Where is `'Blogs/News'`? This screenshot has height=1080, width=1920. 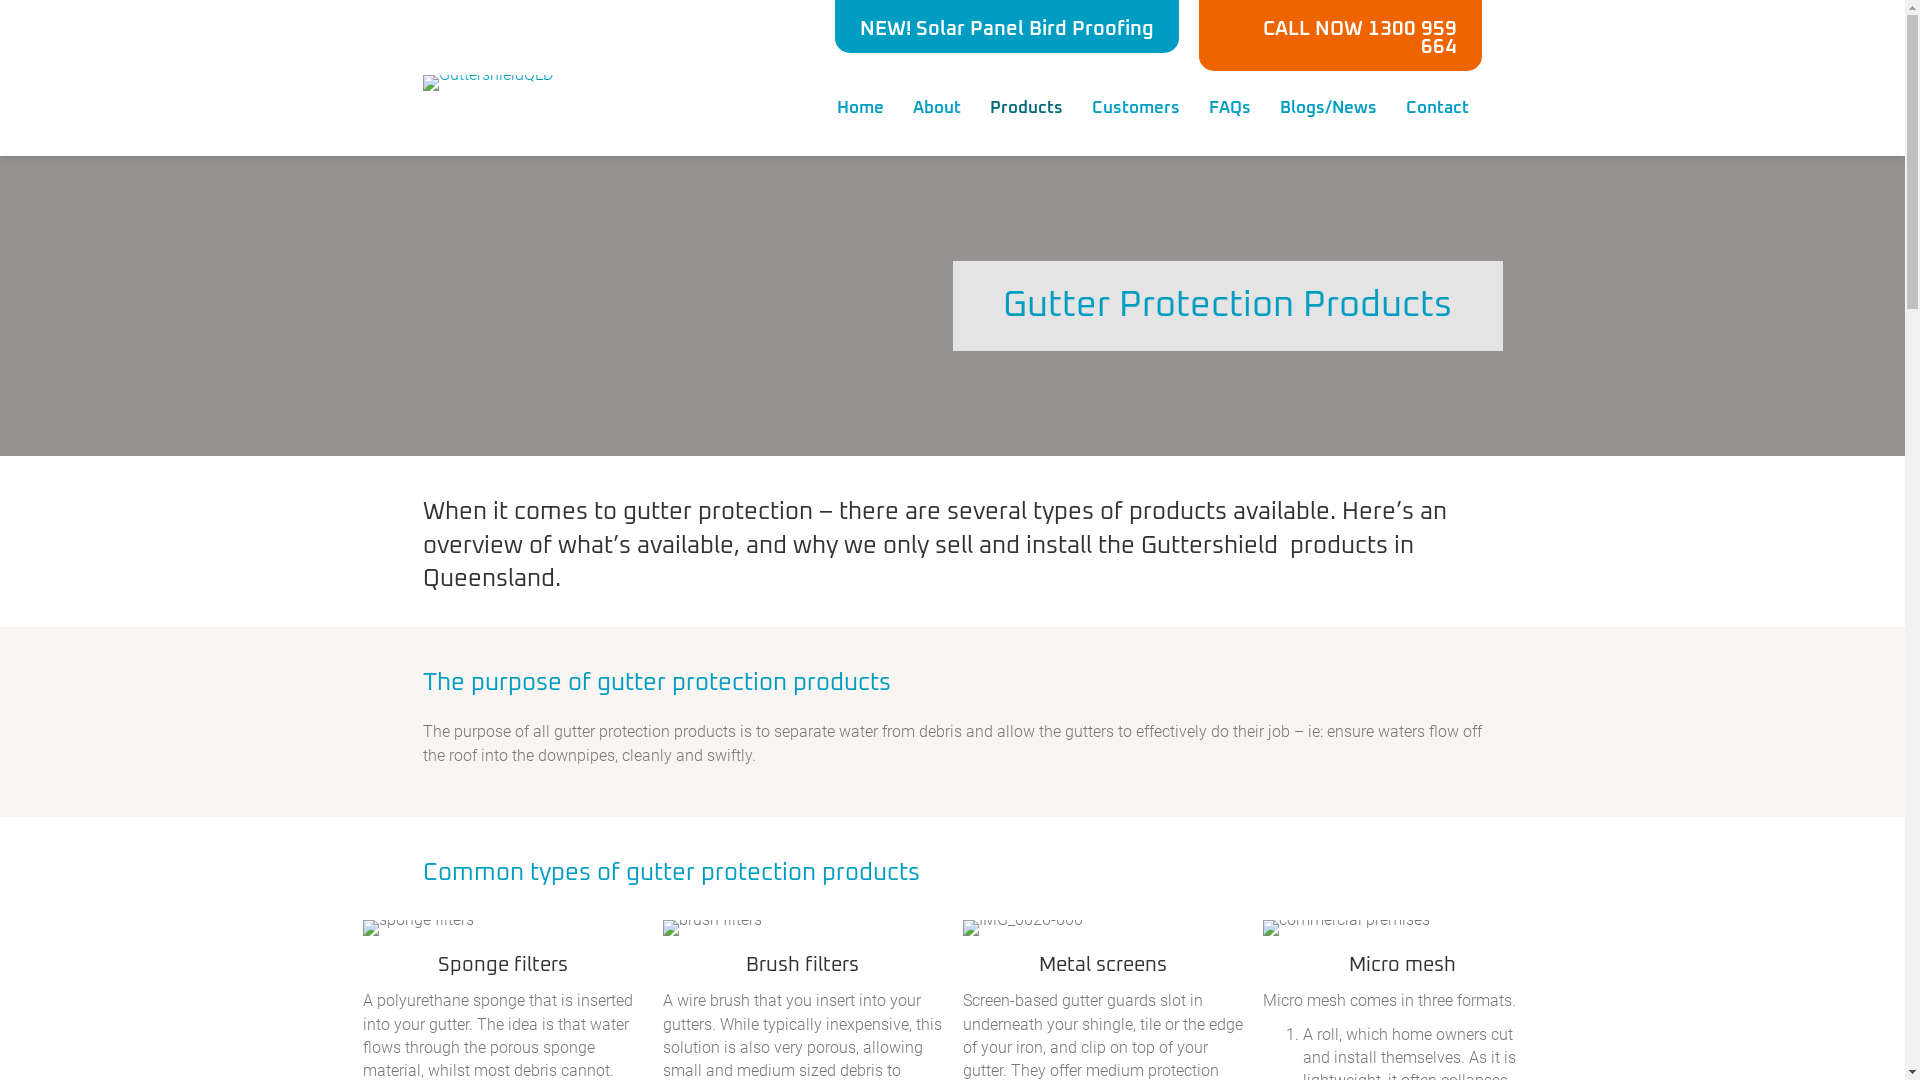 'Blogs/News' is located at coordinates (1328, 108).